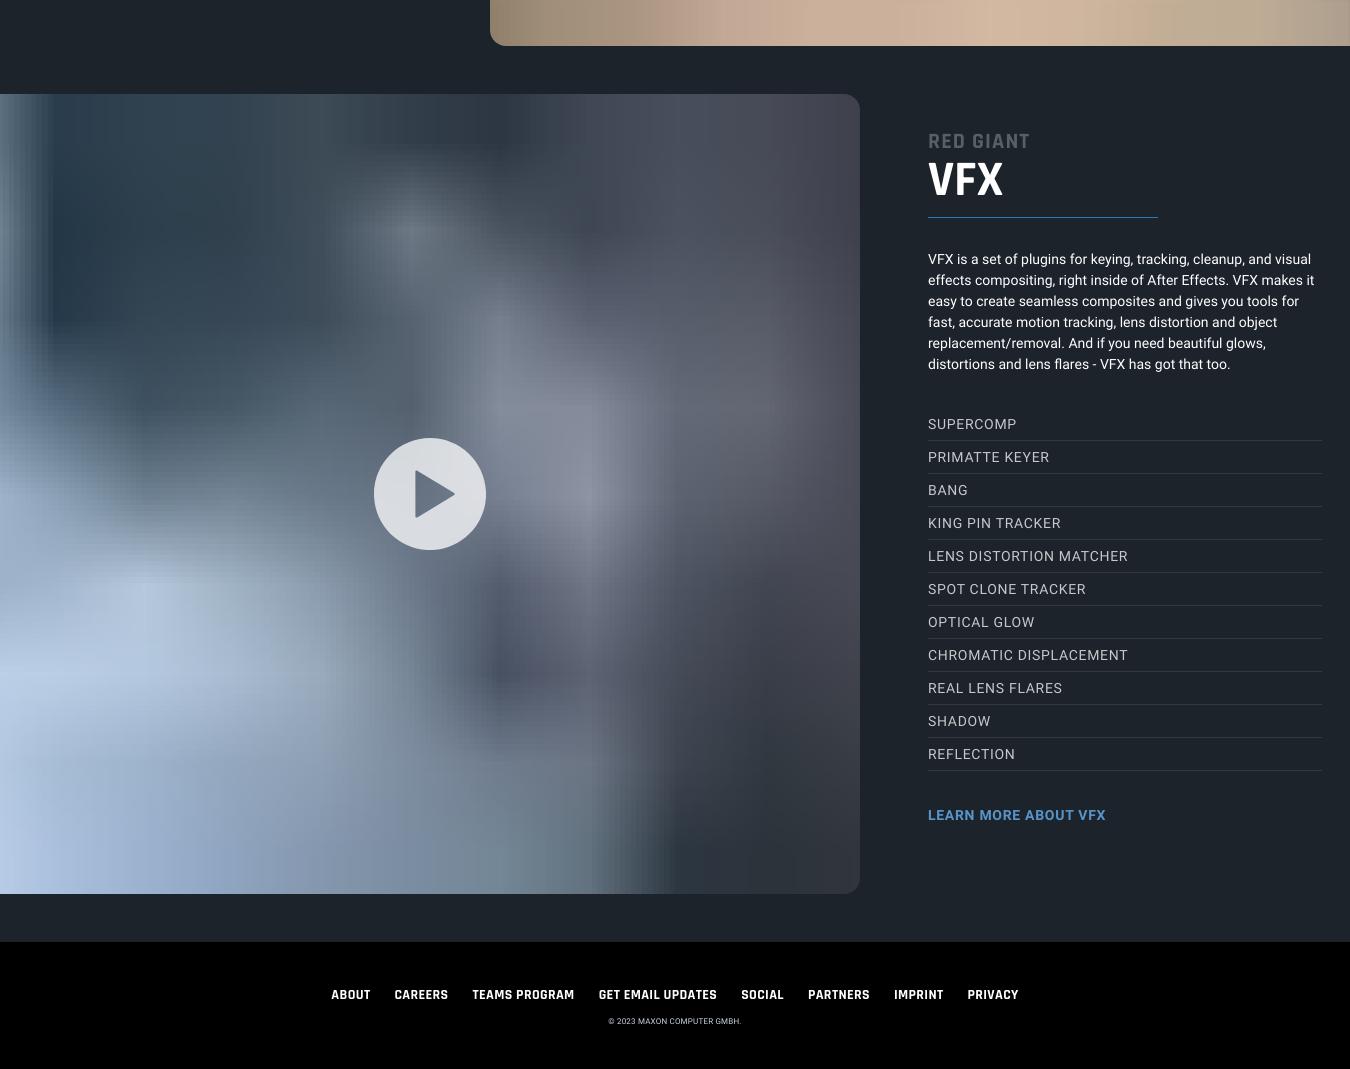 Image resolution: width=1350 pixels, height=1069 pixels. Describe the element at coordinates (521, 993) in the screenshot. I see `'TEAMS PROGRAM'` at that location.